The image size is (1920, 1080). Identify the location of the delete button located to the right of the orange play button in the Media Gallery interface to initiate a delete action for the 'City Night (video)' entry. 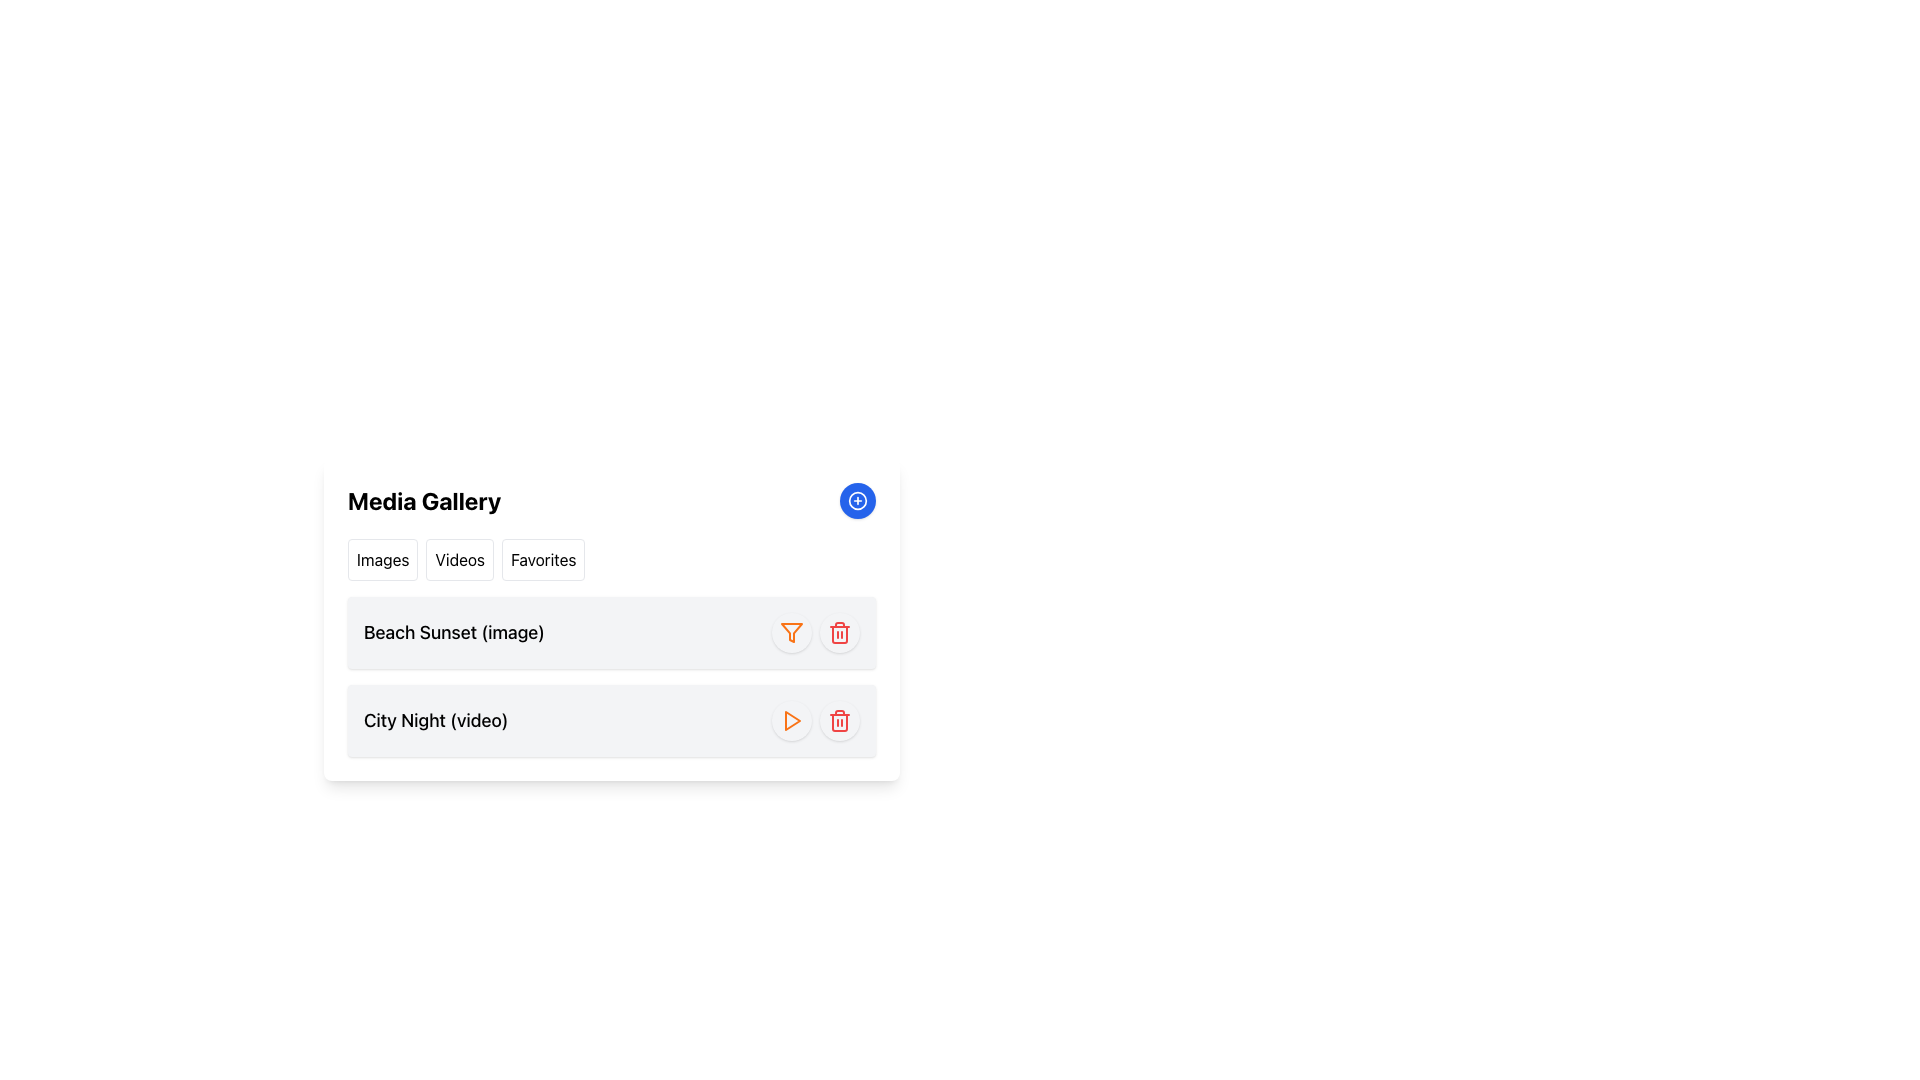
(840, 721).